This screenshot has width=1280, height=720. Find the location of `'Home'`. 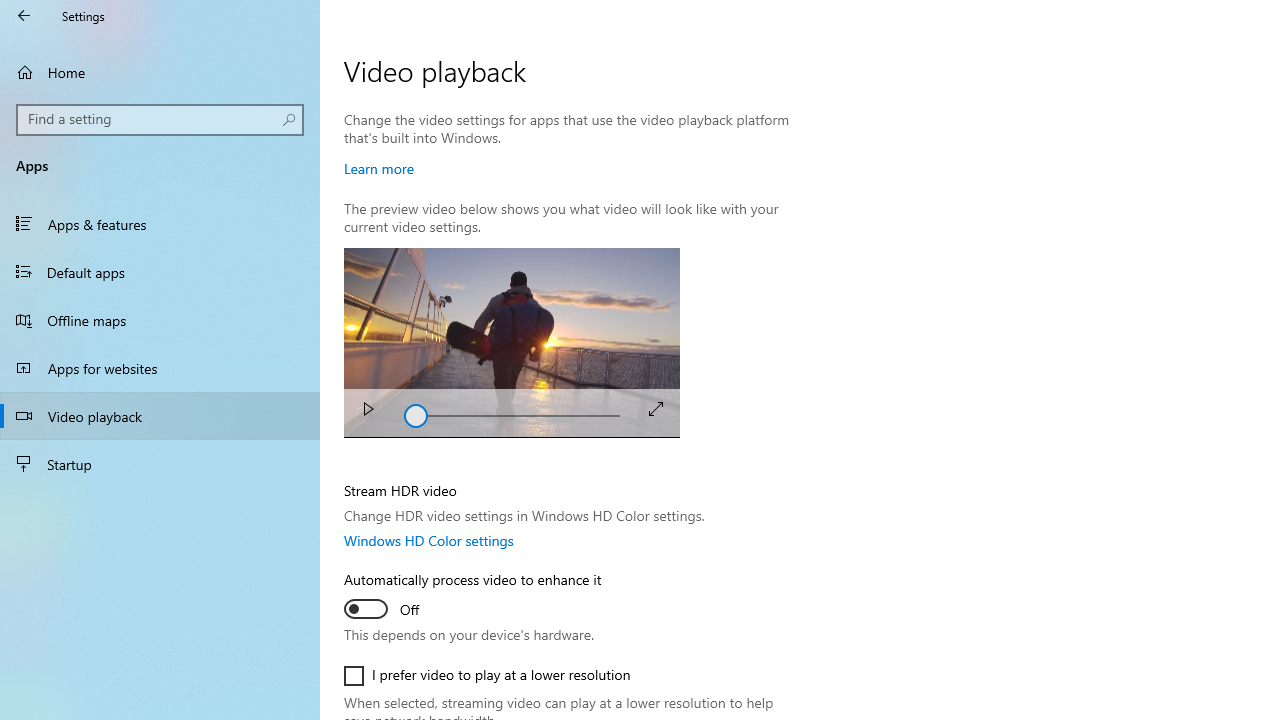

'Home' is located at coordinates (160, 71).